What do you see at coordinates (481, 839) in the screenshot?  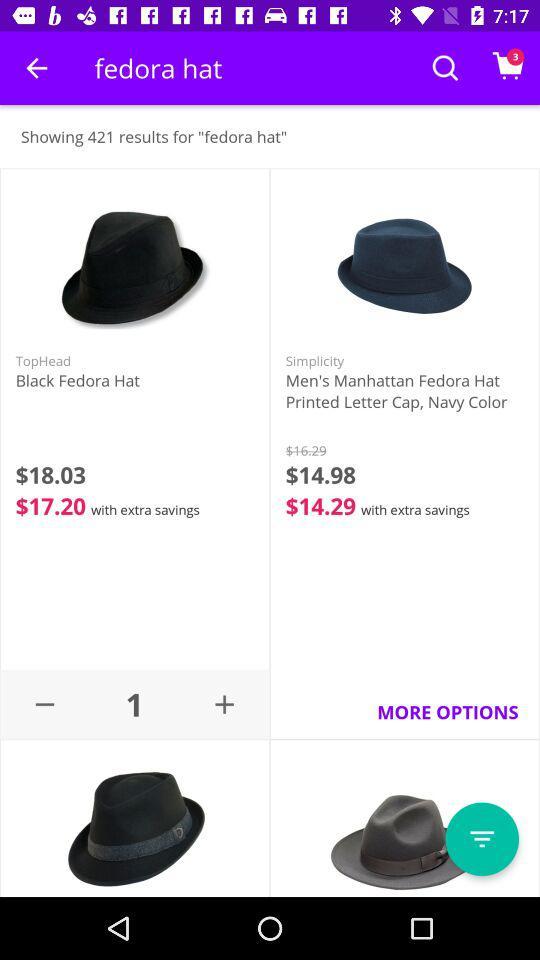 I see `the filter_list icon` at bounding box center [481, 839].